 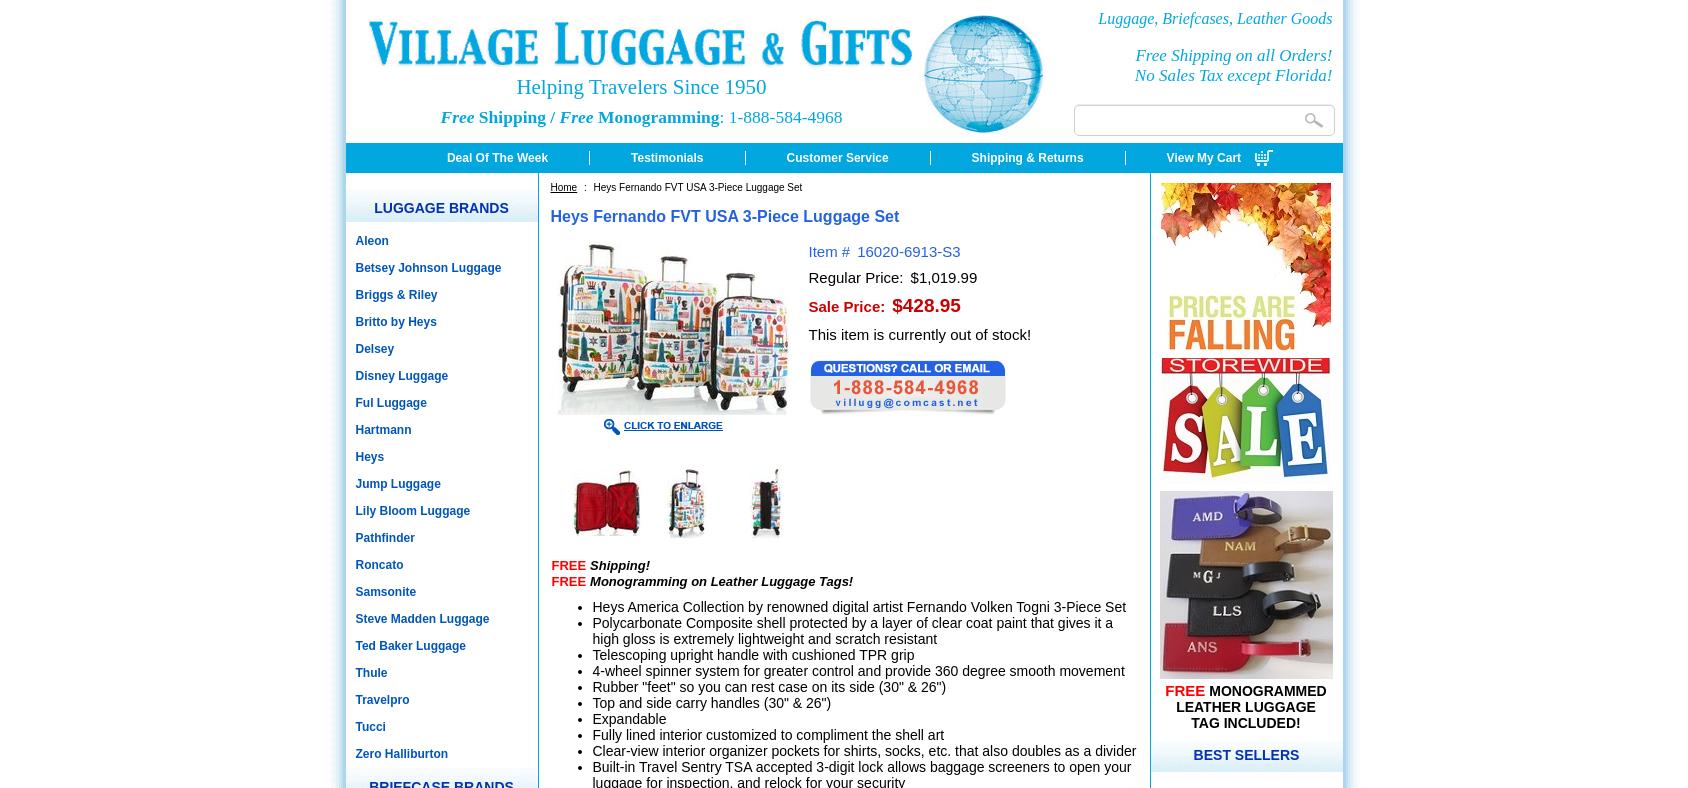 I want to click on 'Shipping /', so click(x=472, y=117).